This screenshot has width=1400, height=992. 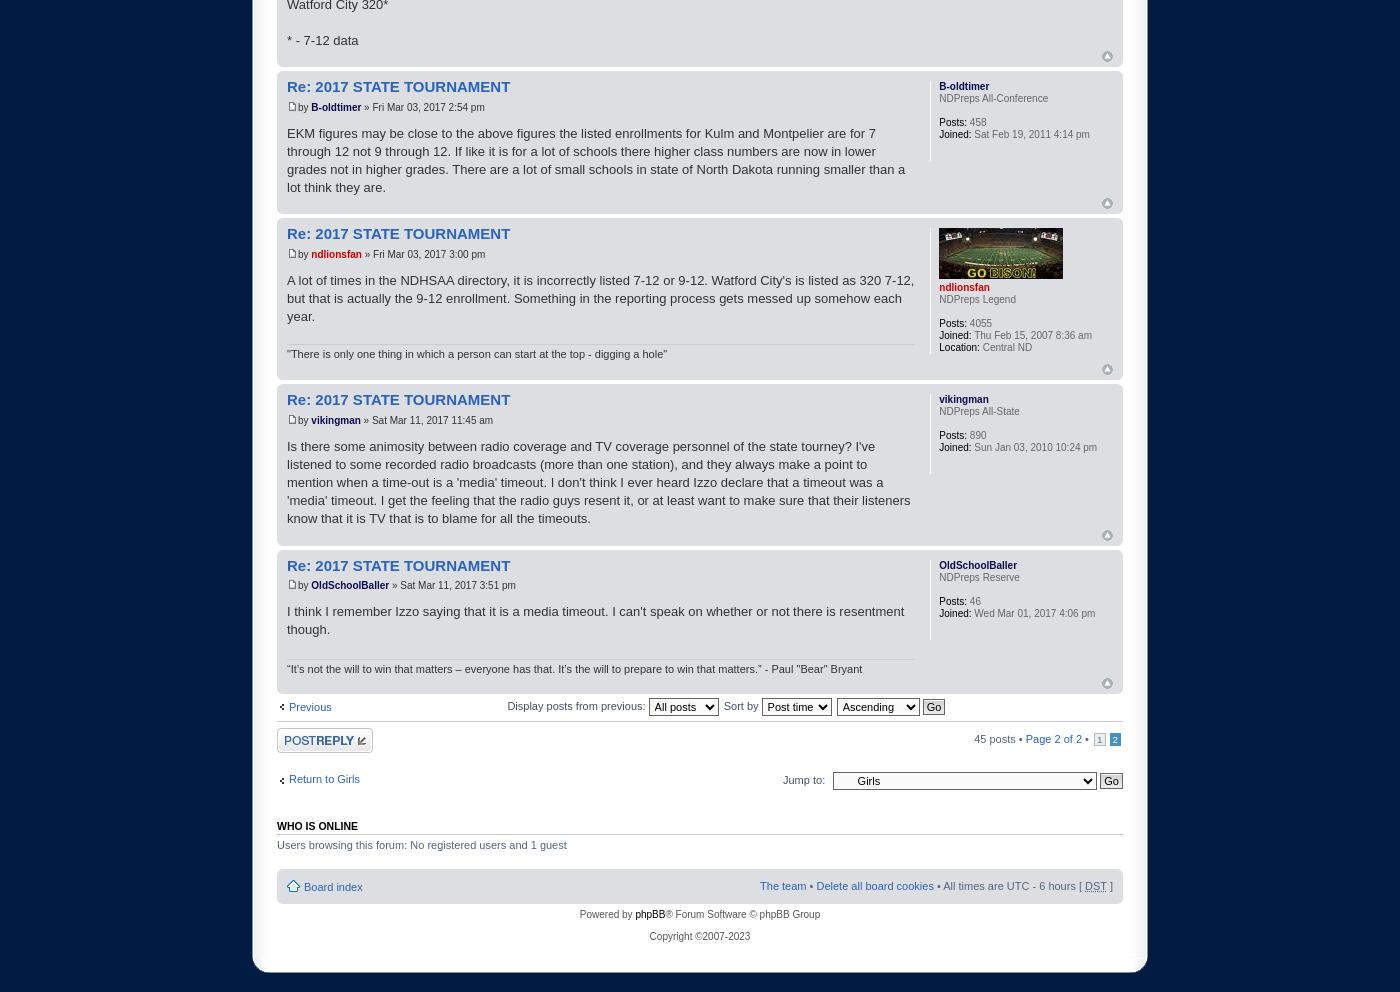 I want to click on 'EKM figures may be close to the above figures the listed enrollments for Kulm and Montpelier are for 7 through 12 not 9 through 12. If like it is for a lot of schools there higher class numbers are now in lower grades not in higher grades. There are a lot of small schools in state of North Dakota running smaller than a lot think they are.', so click(x=595, y=160).